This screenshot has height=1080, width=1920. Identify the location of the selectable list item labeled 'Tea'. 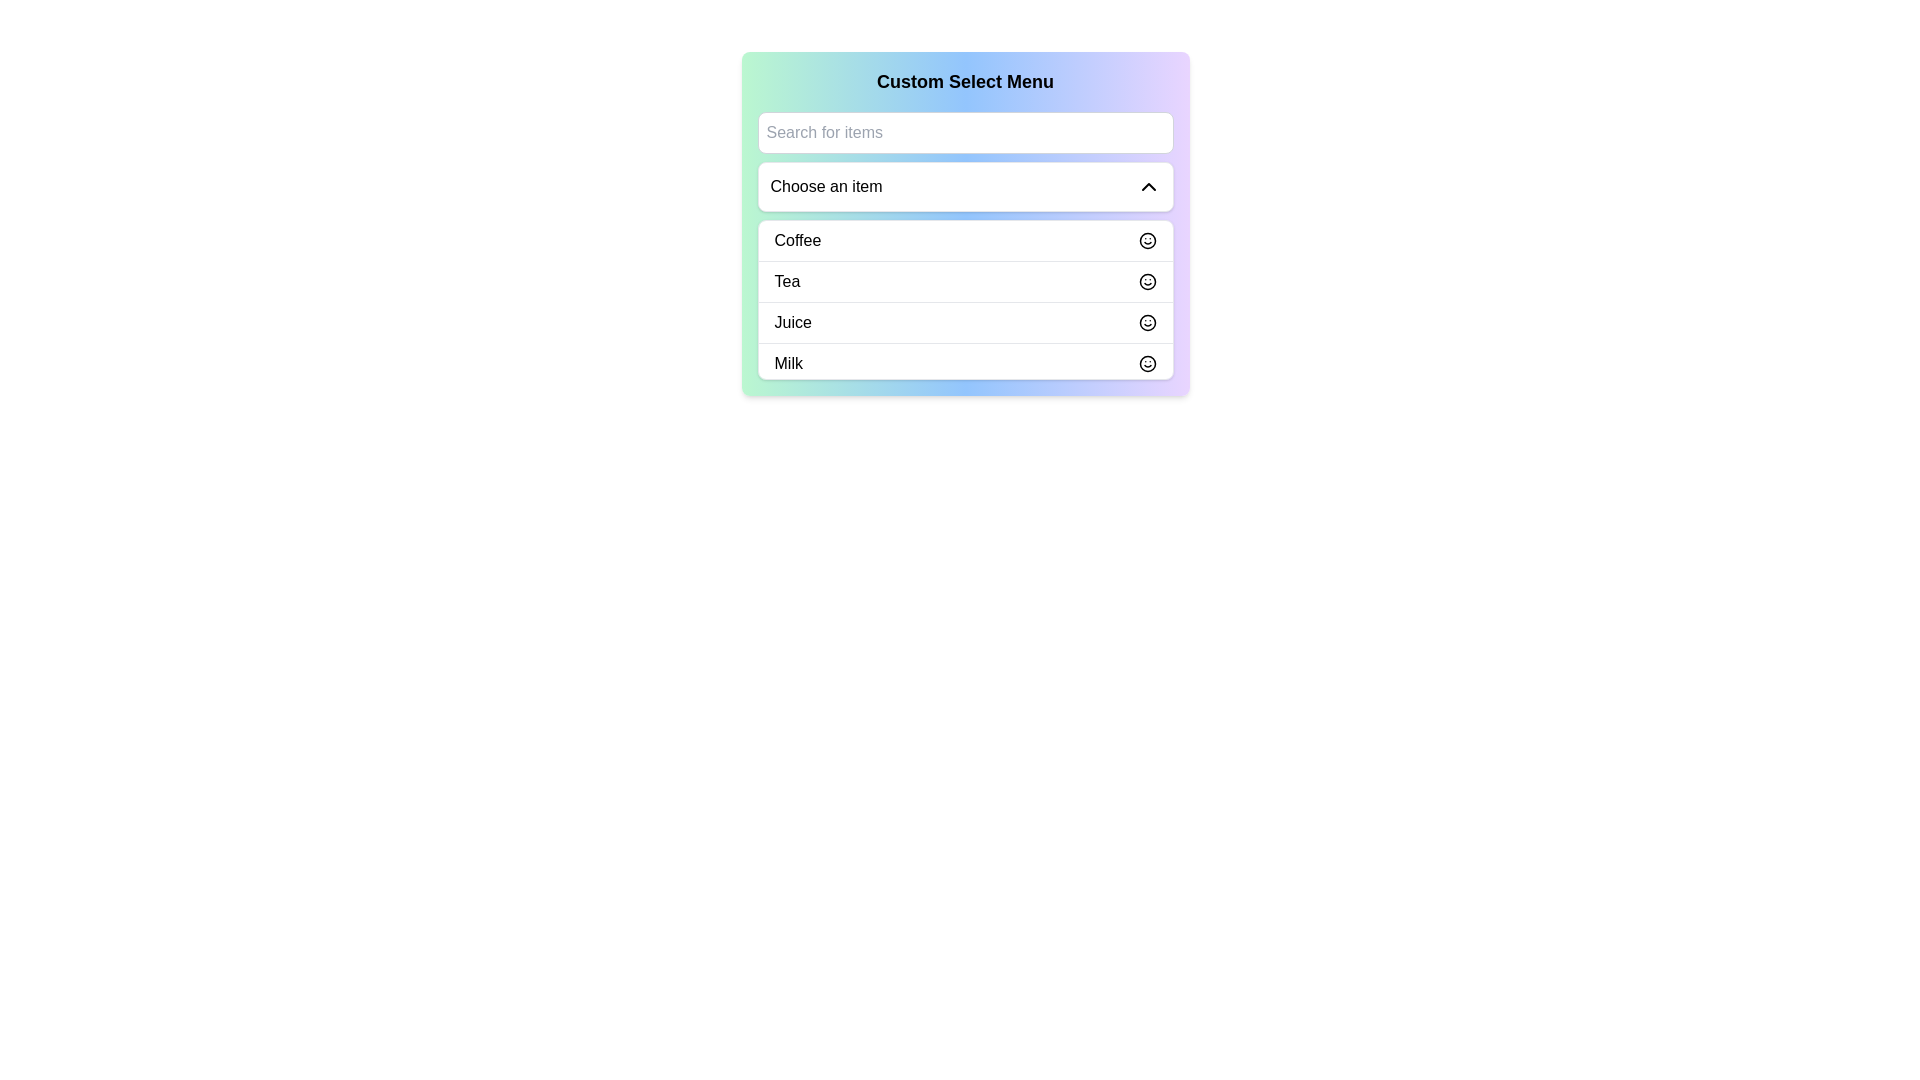
(965, 281).